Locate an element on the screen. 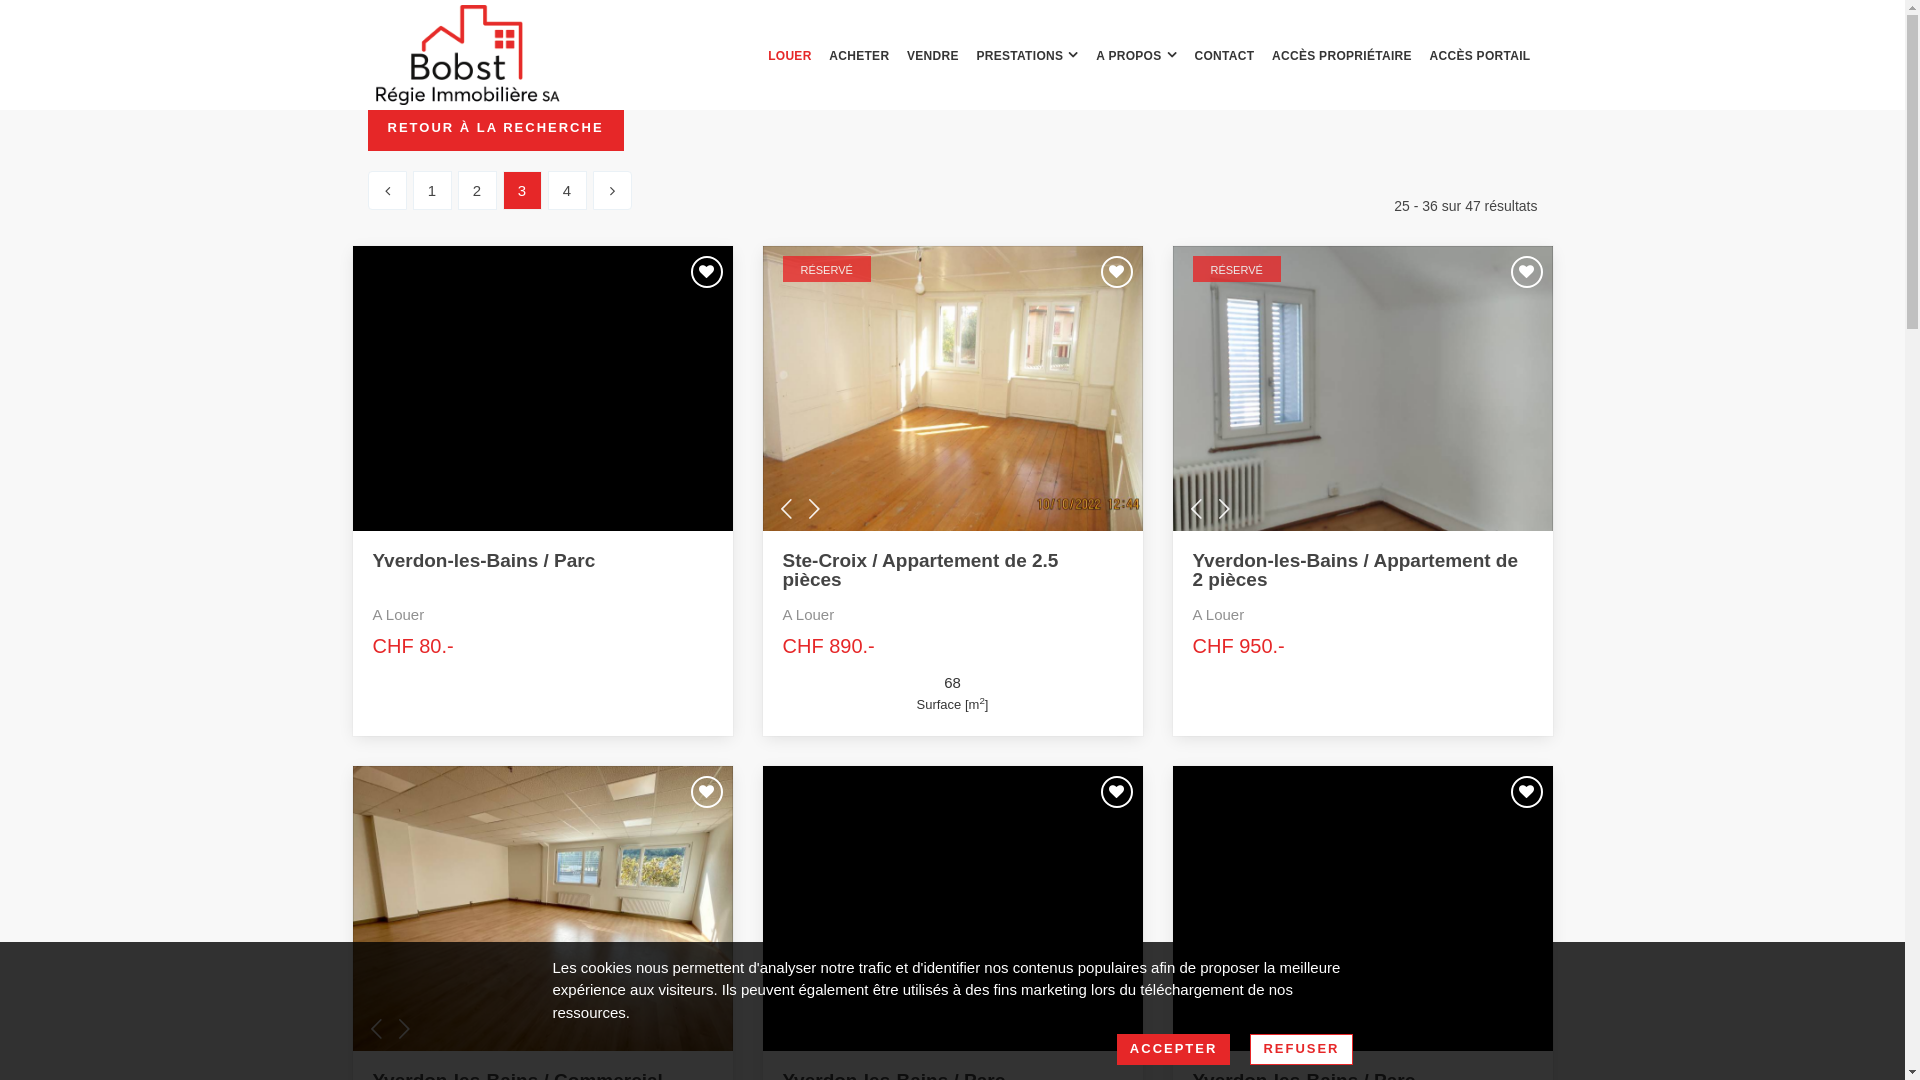 The height and width of the screenshot is (1080, 1920). '1' is located at coordinates (430, 190).